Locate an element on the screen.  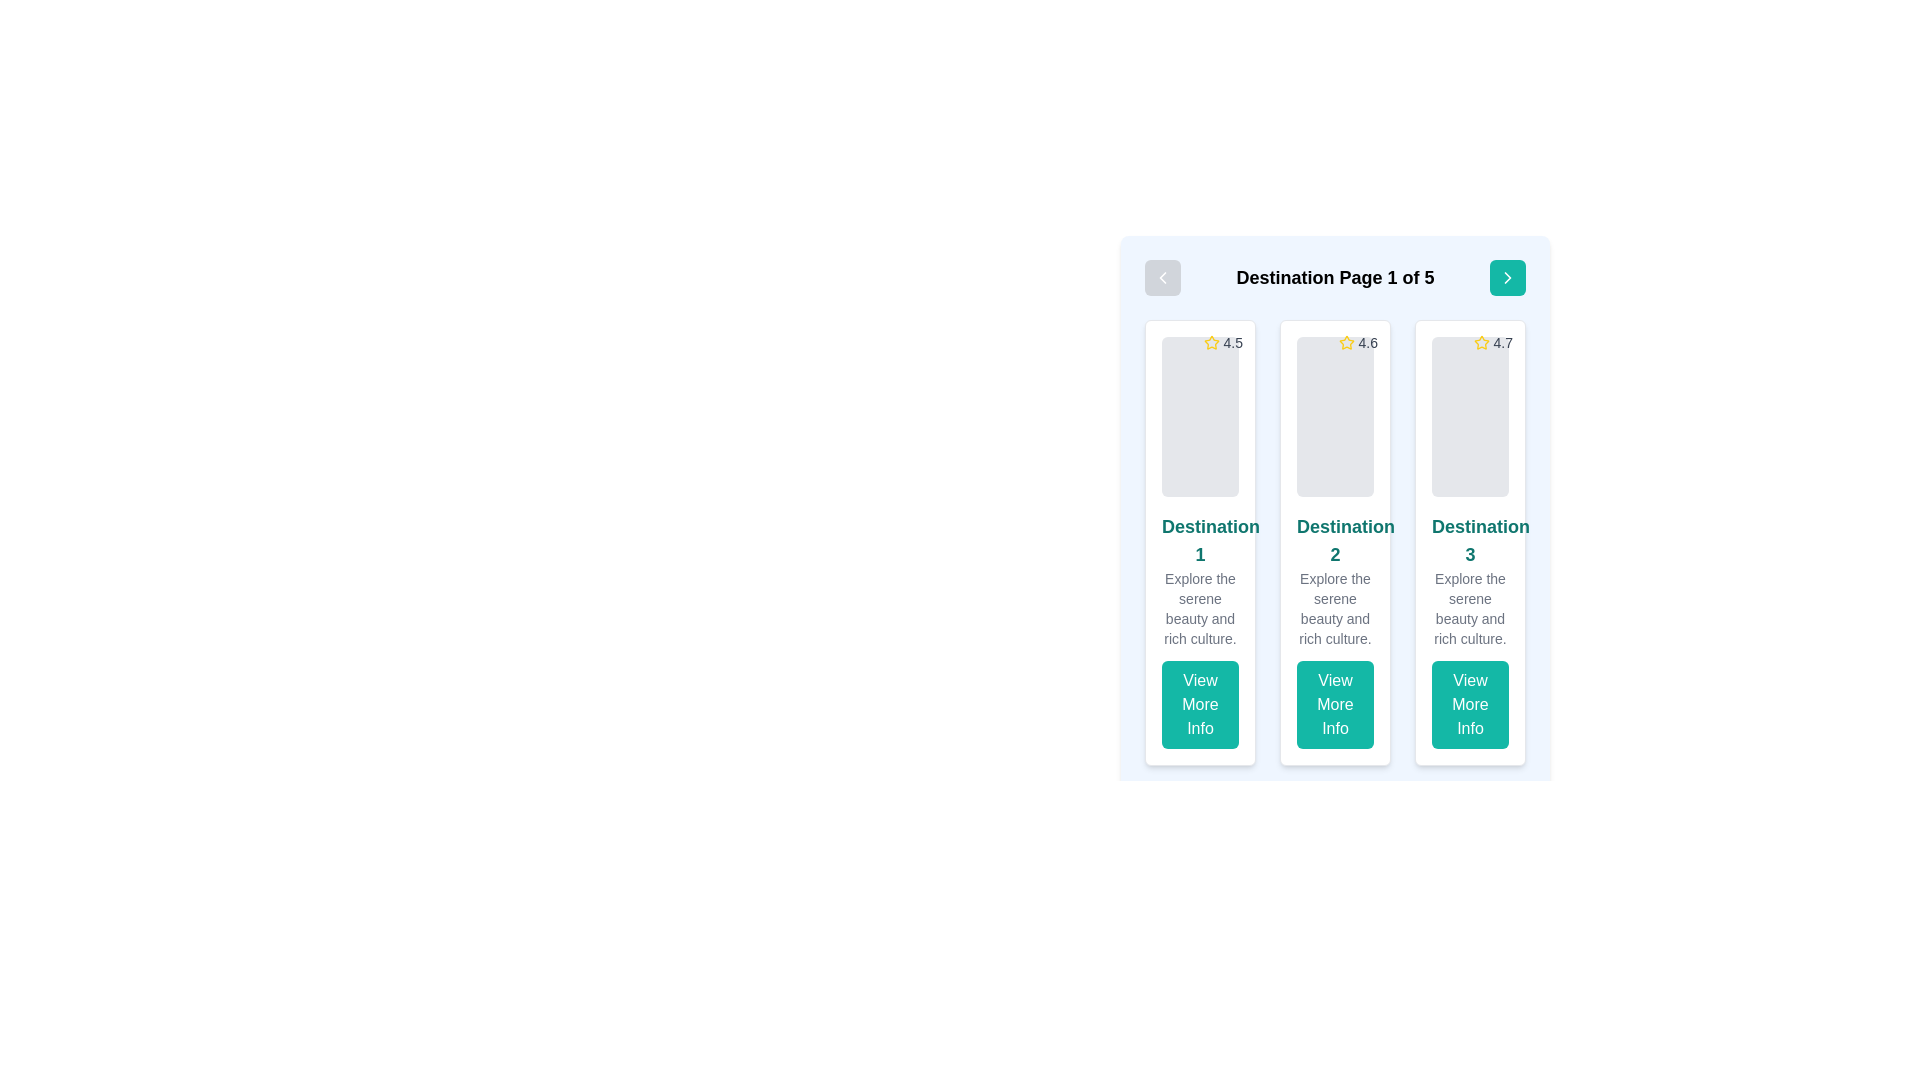
the numerical rating label located at the upper-right corner of the first destination card in the horizontal list is located at coordinates (1232, 342).